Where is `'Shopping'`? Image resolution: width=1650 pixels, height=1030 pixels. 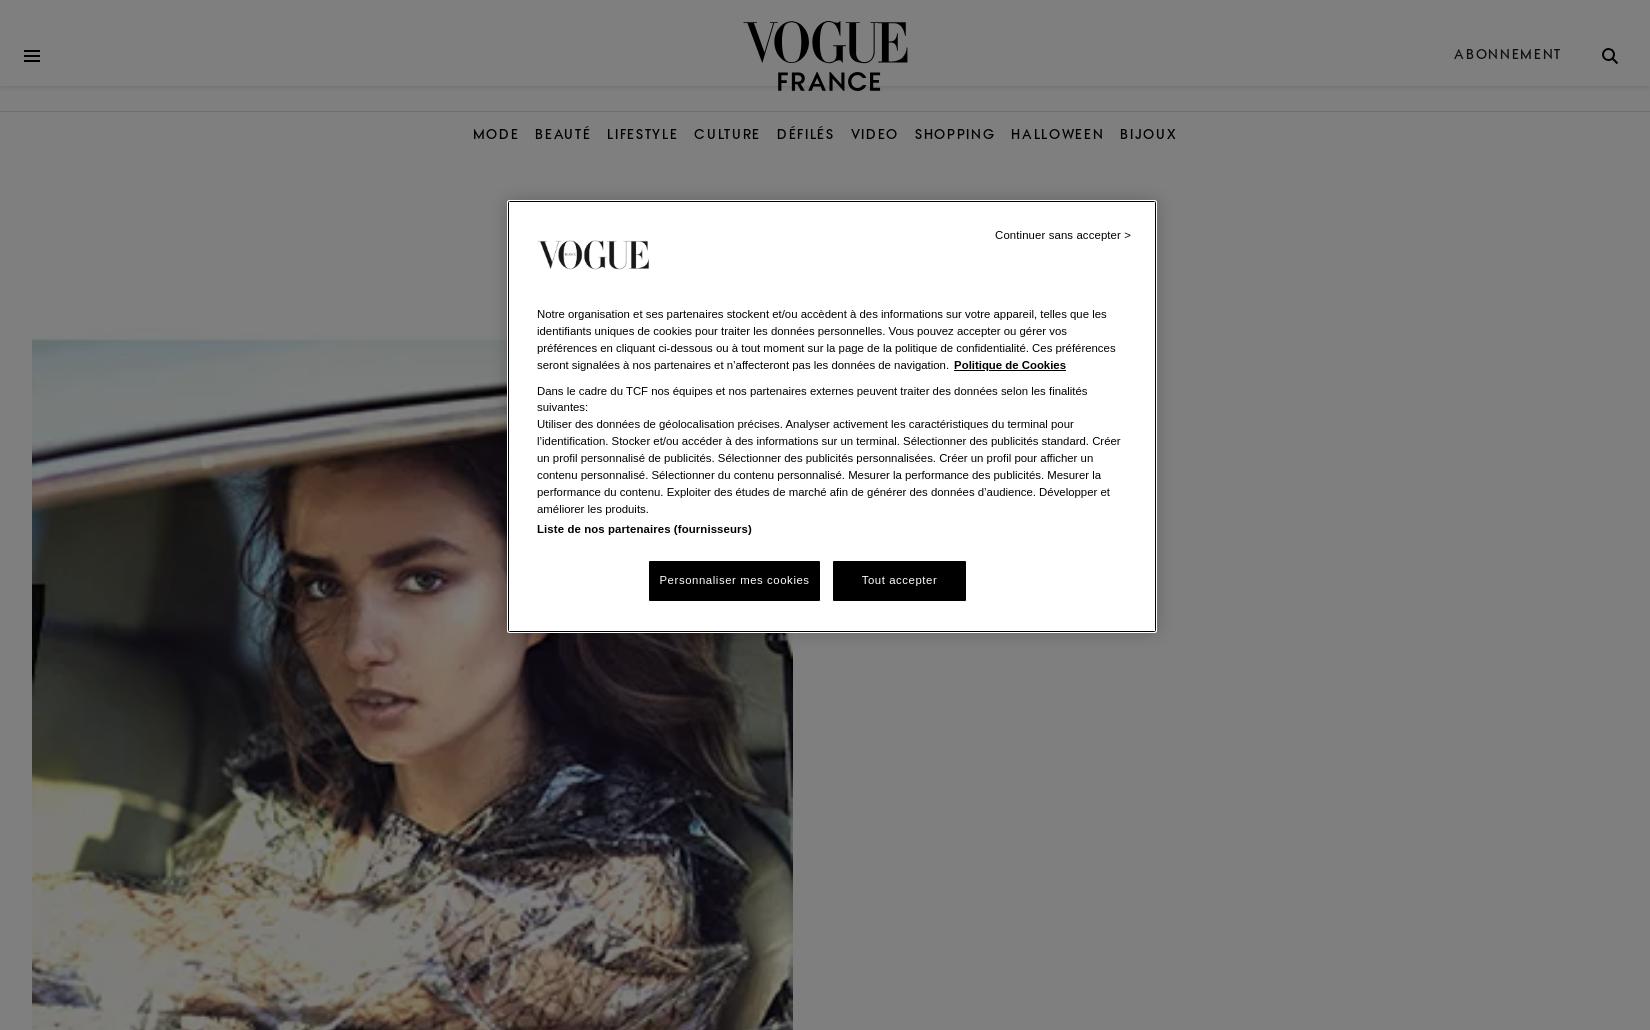 'Shopping' is located at coordinates (954, 133).